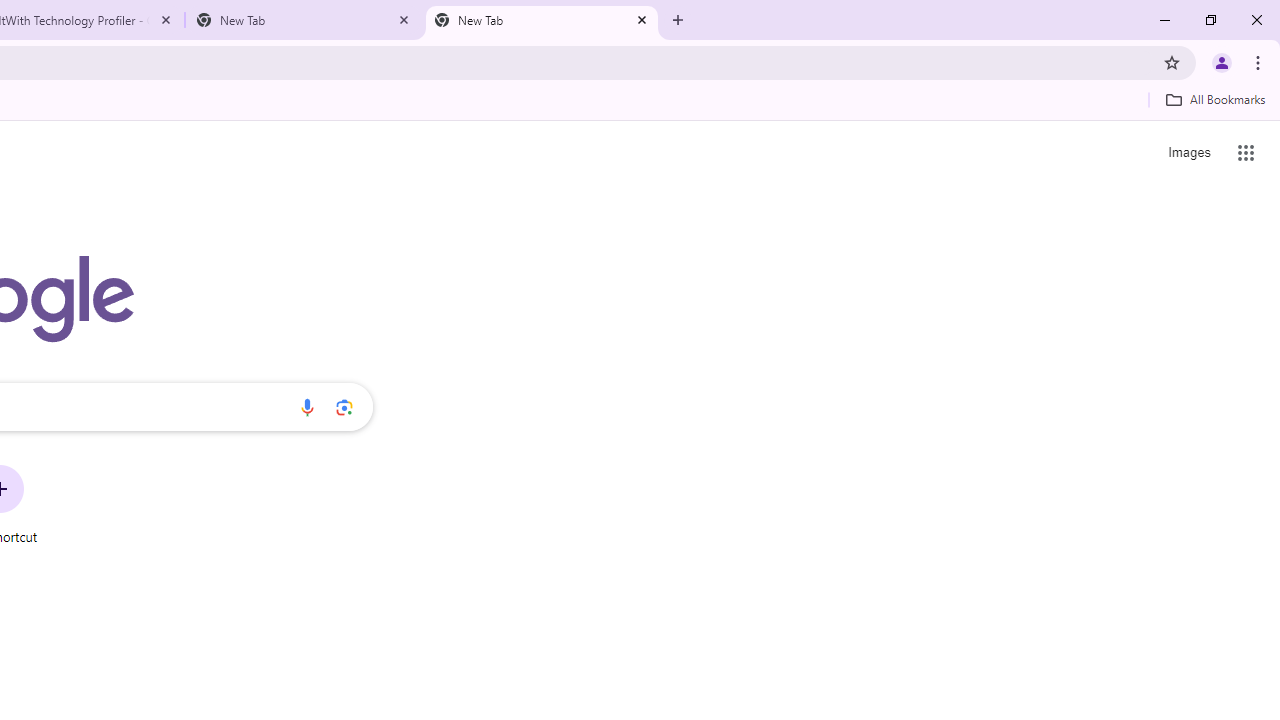 The height and width of the screenshot is (720, 1280). What do you see at coordinates (1189, 152) in the screenshot?
I see `'Search for Images '` at bounding box center [1189, 152].